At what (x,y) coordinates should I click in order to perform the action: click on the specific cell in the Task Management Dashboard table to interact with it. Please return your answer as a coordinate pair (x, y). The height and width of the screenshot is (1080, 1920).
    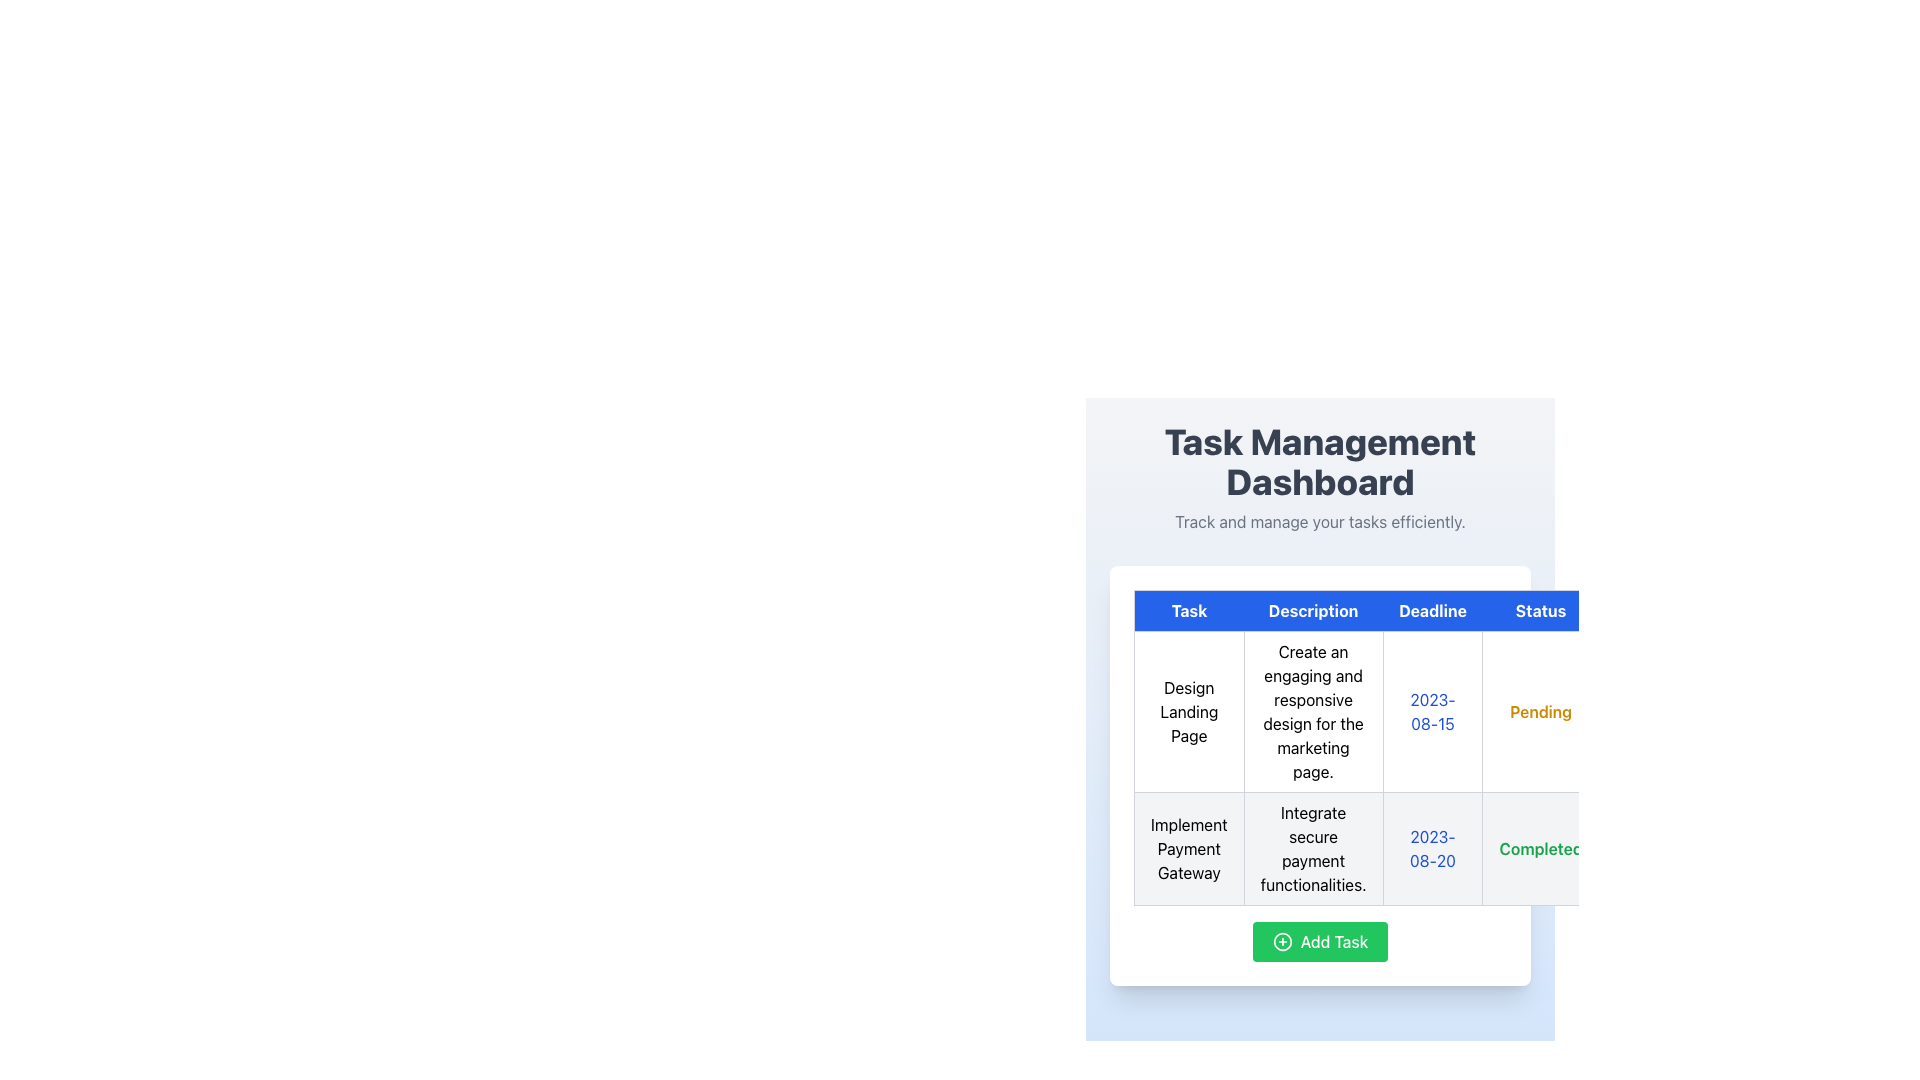
    Looking at the image, I should click on (1320, 774).